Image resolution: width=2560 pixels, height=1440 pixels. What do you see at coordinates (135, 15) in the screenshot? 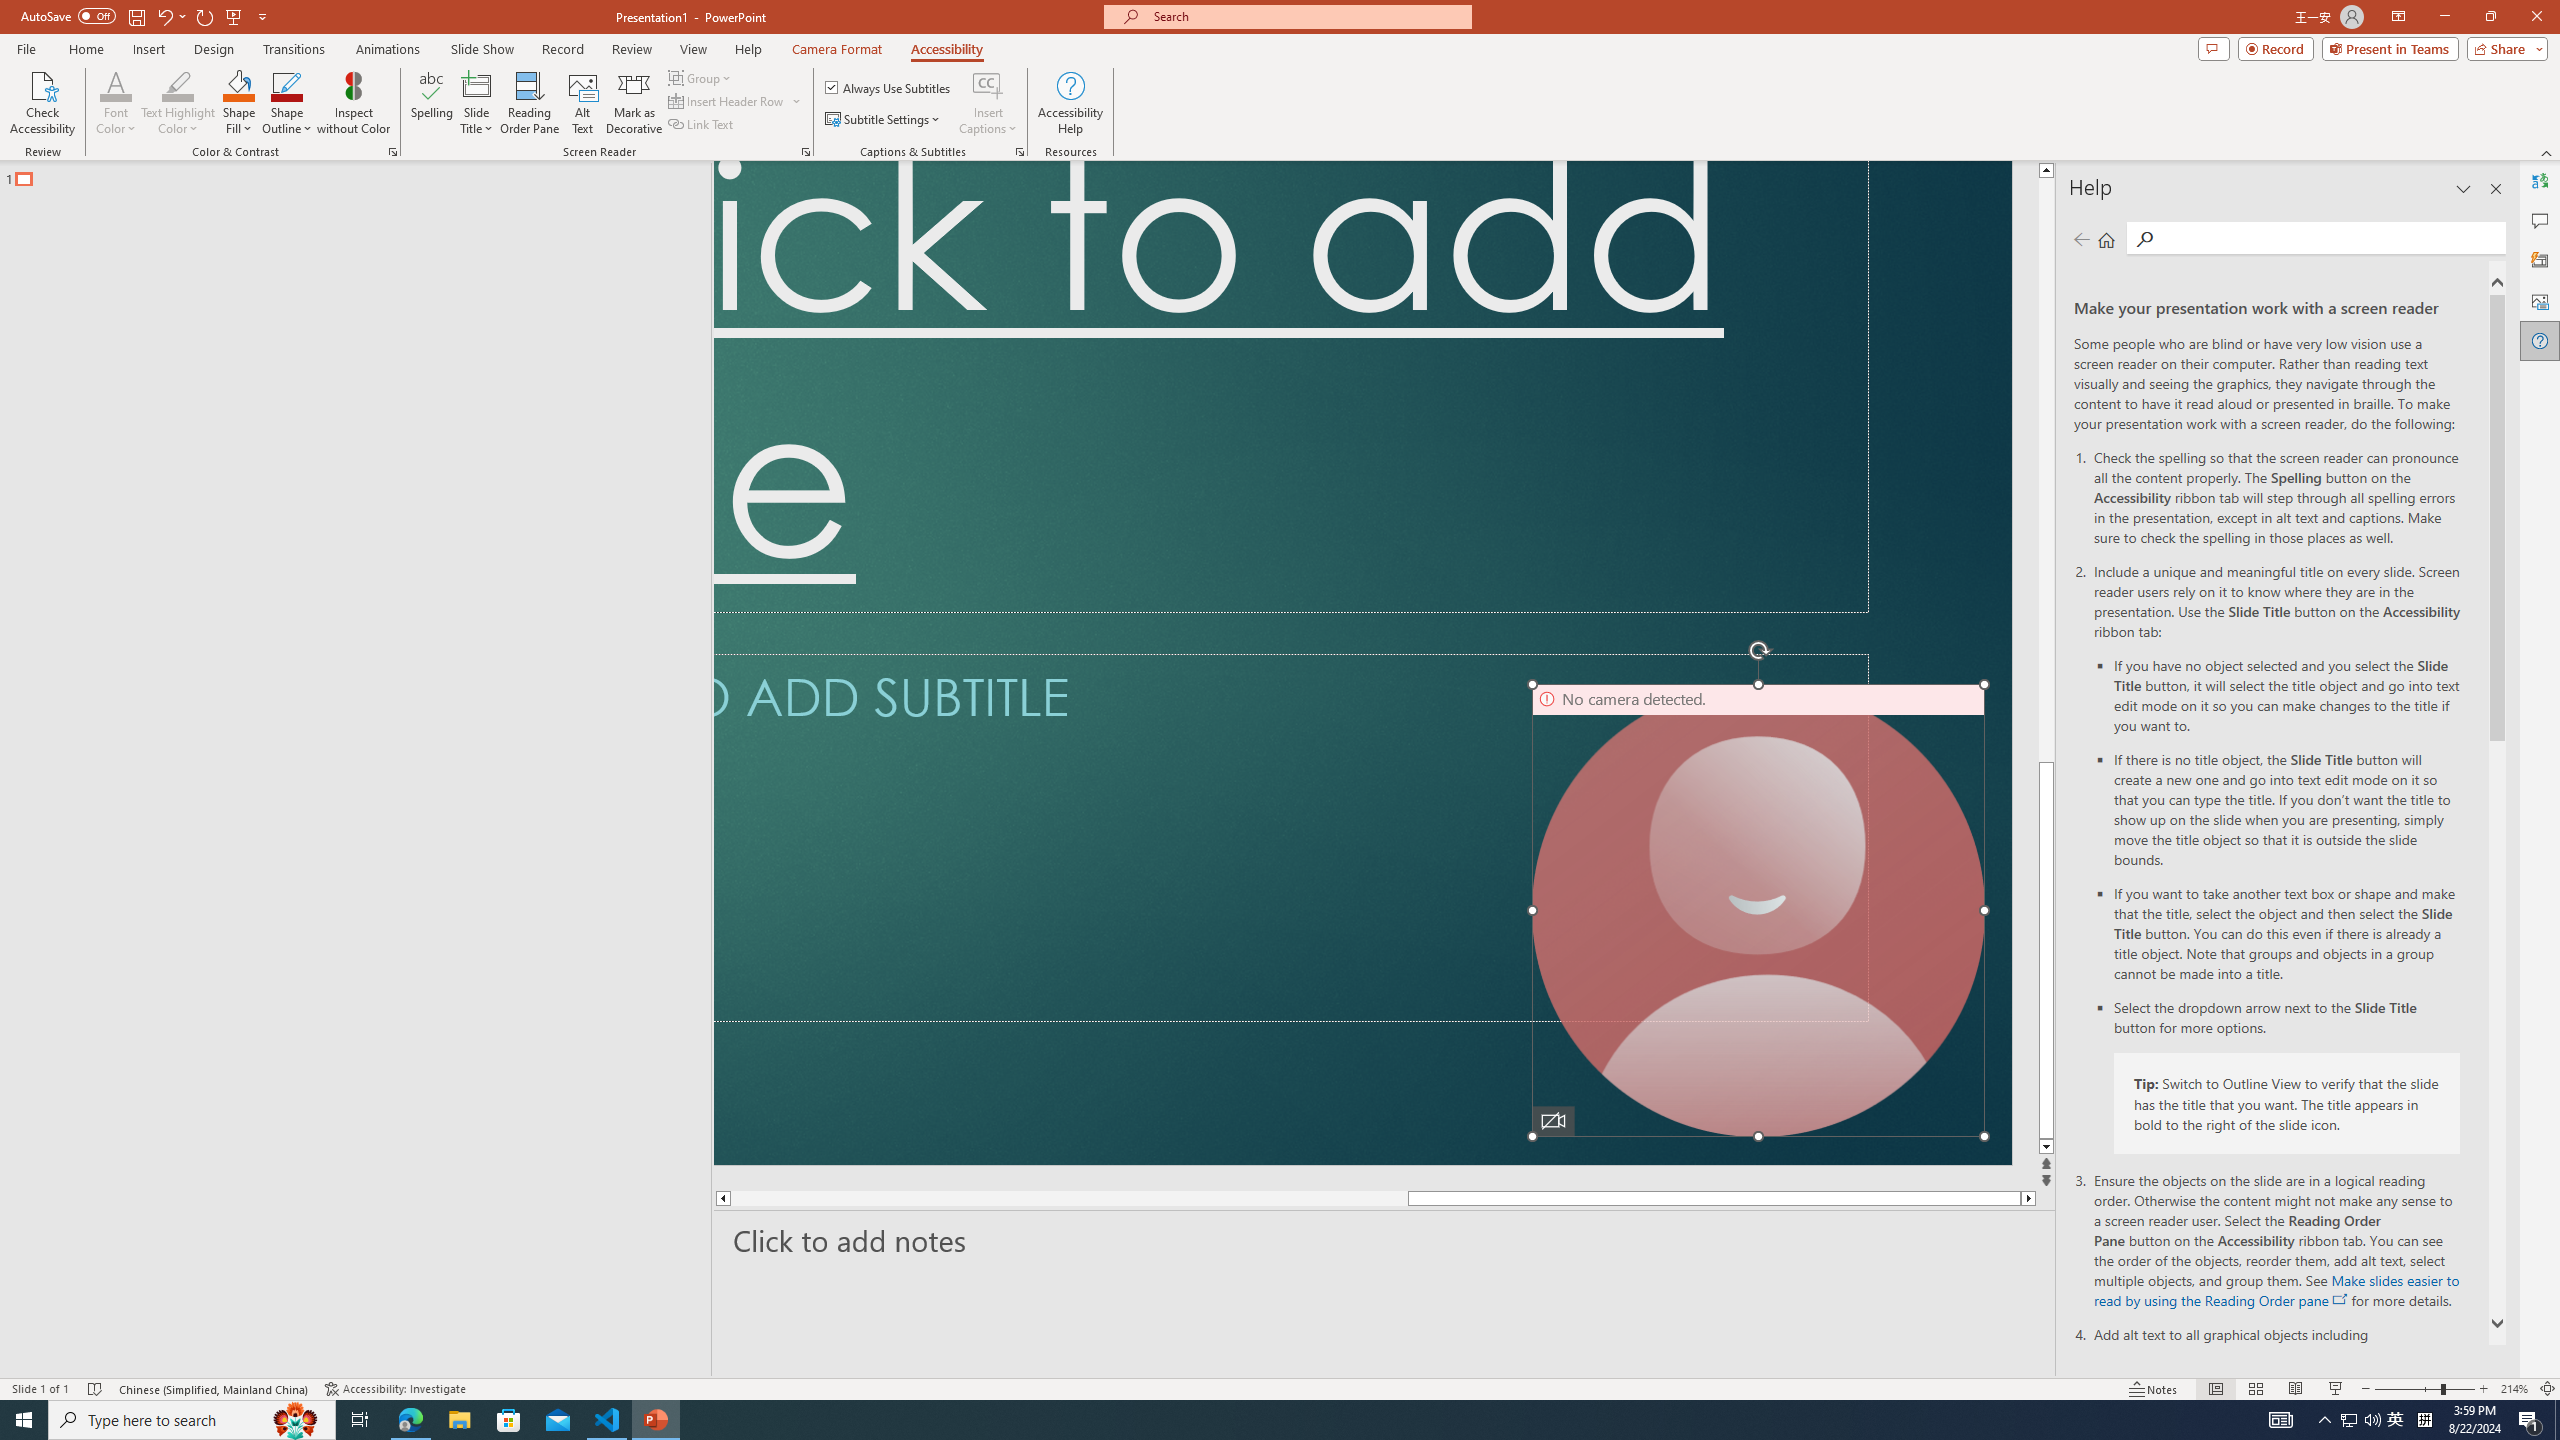
I see `'Save'` at bounding box center [135, 15].